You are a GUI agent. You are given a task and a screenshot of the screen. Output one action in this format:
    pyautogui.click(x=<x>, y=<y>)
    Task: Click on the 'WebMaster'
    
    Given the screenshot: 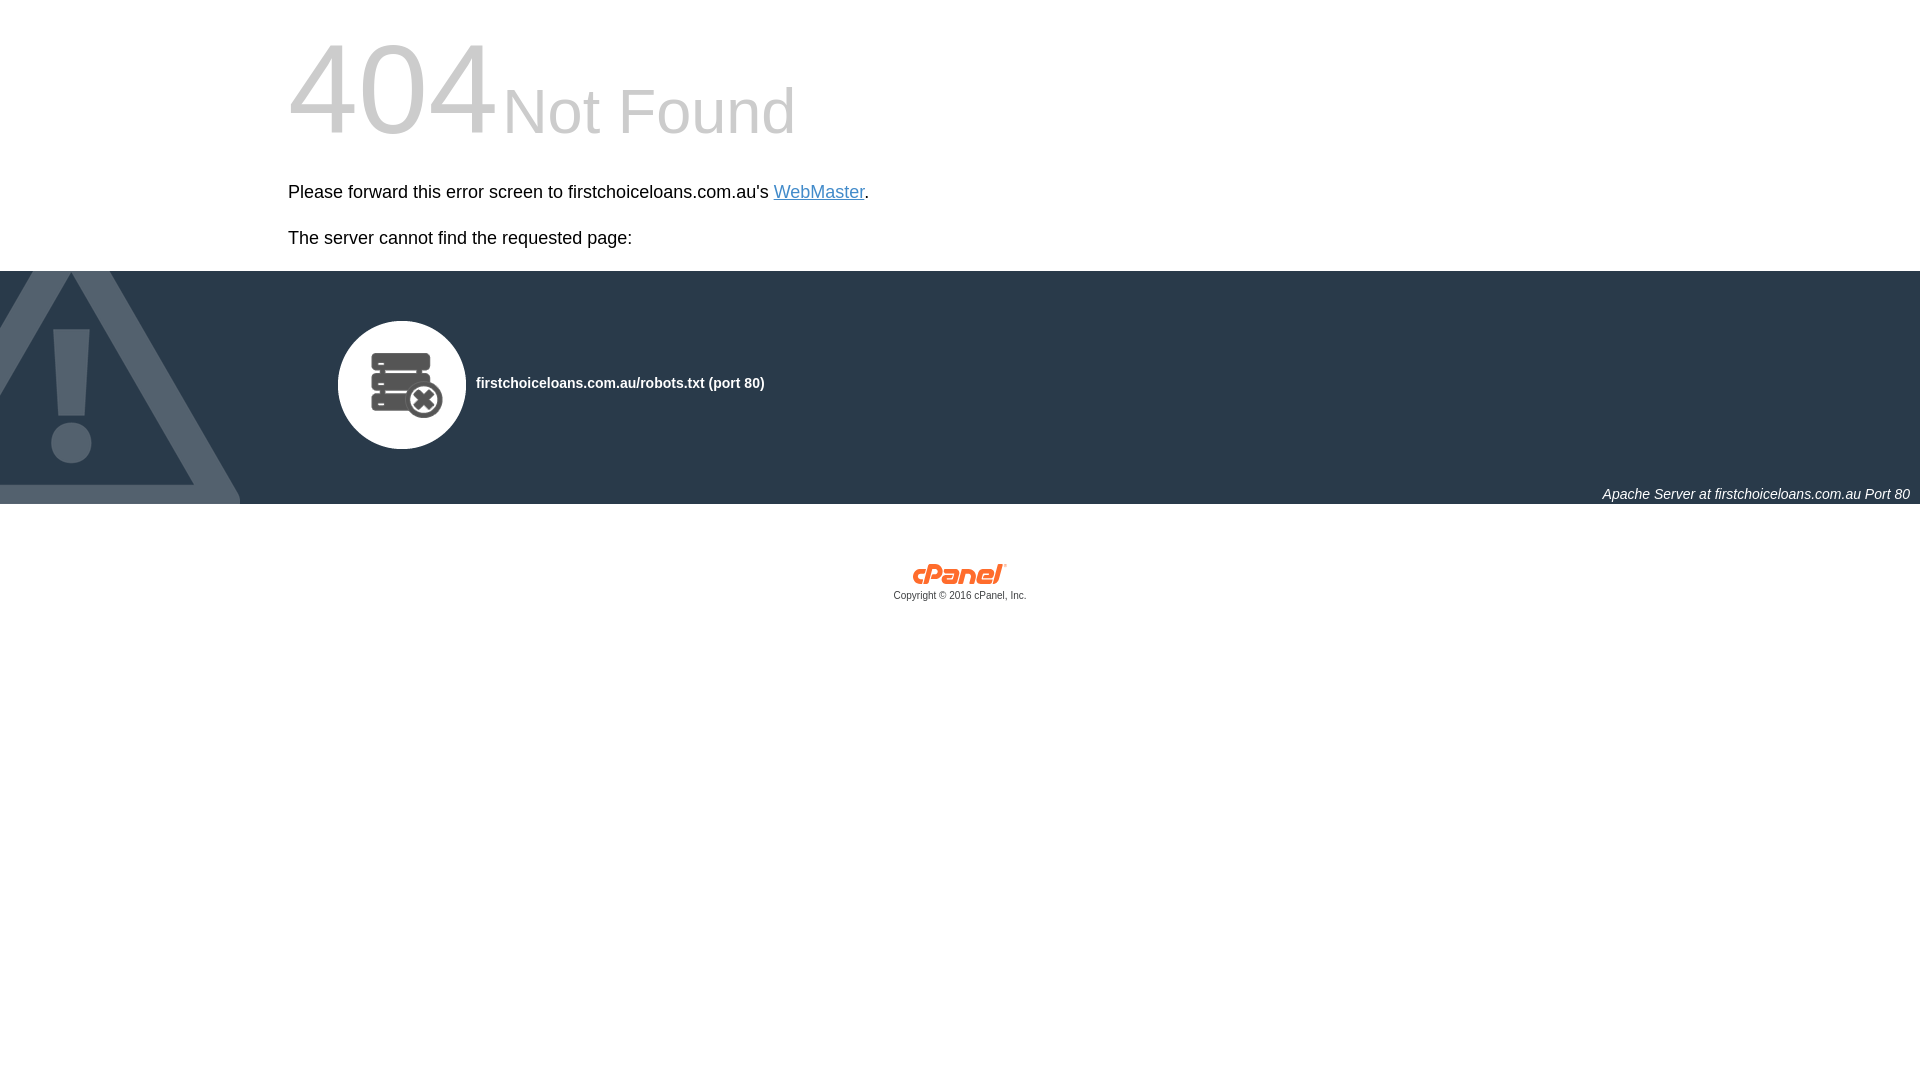 What is the action you would take?
    pyautogui.click(x=819, y=192)
    